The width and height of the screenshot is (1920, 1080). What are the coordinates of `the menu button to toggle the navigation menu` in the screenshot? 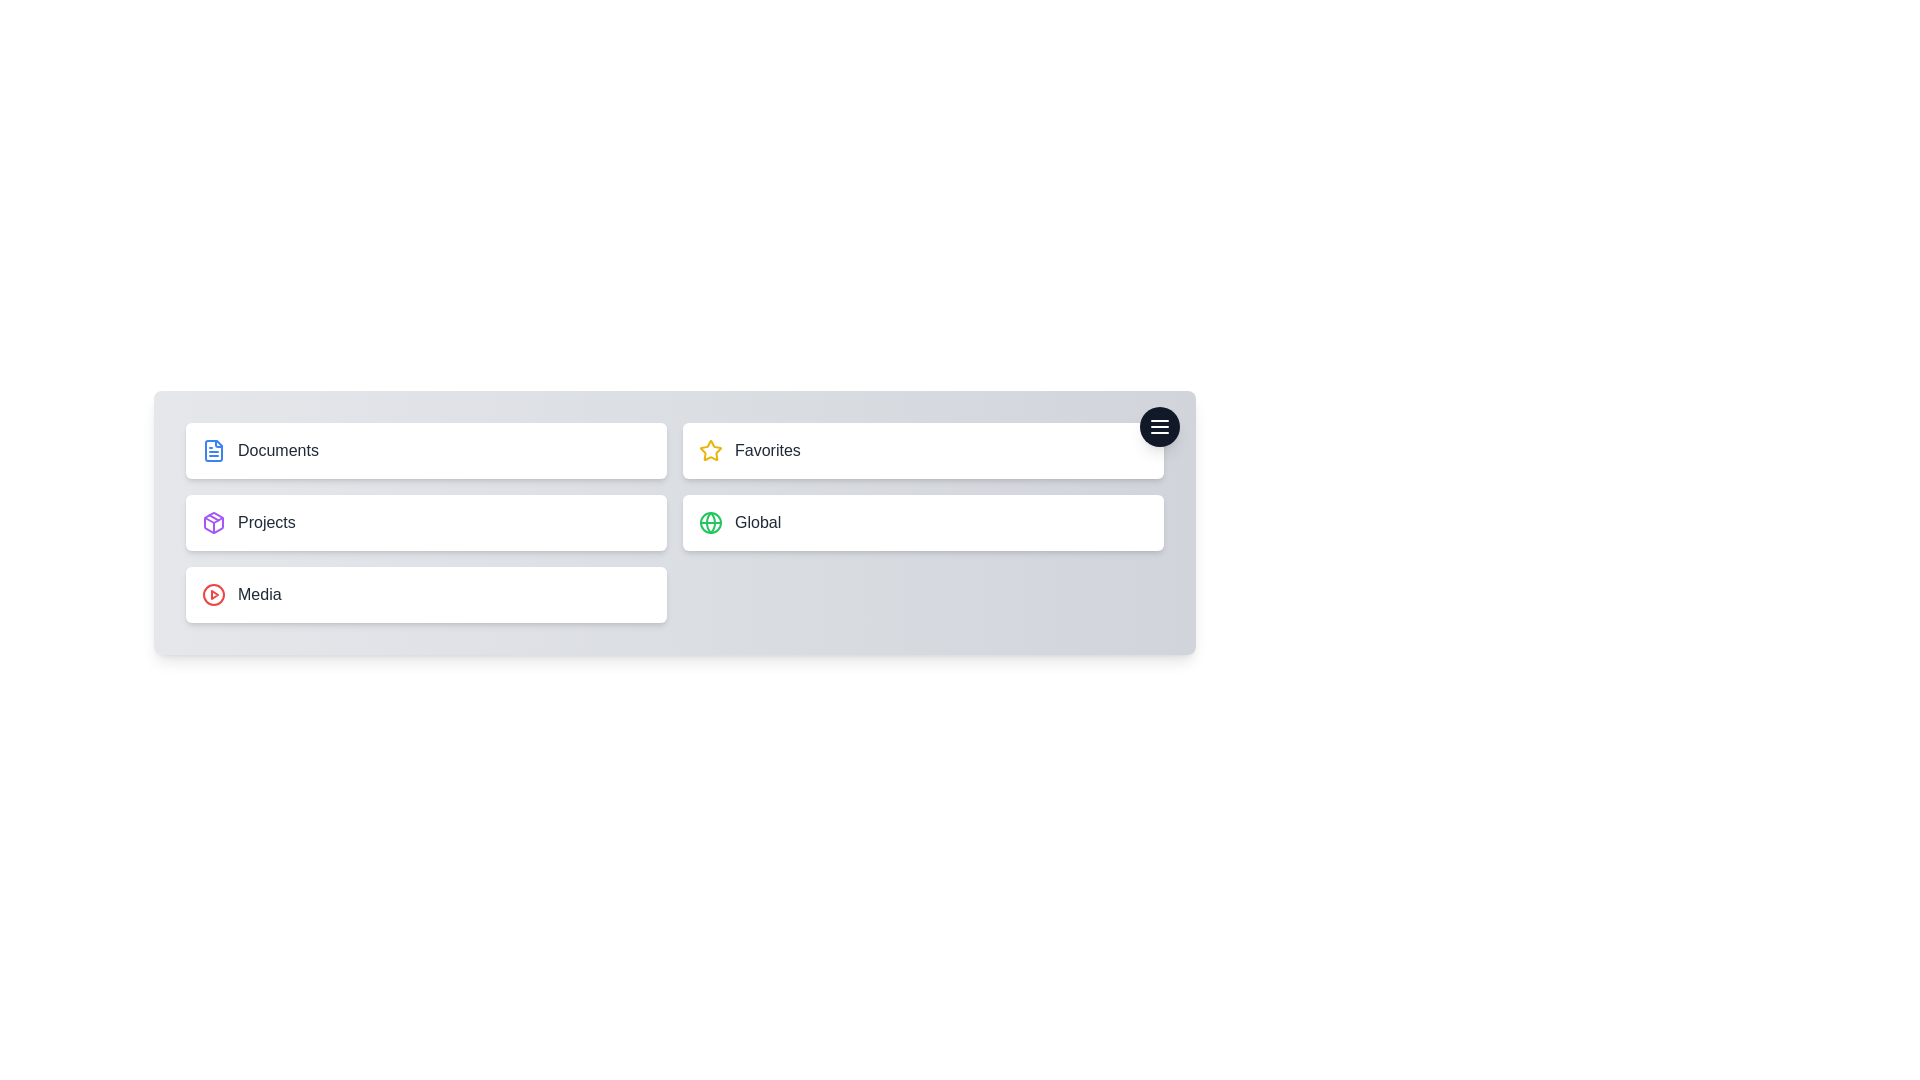 It's located at (1160, 426).